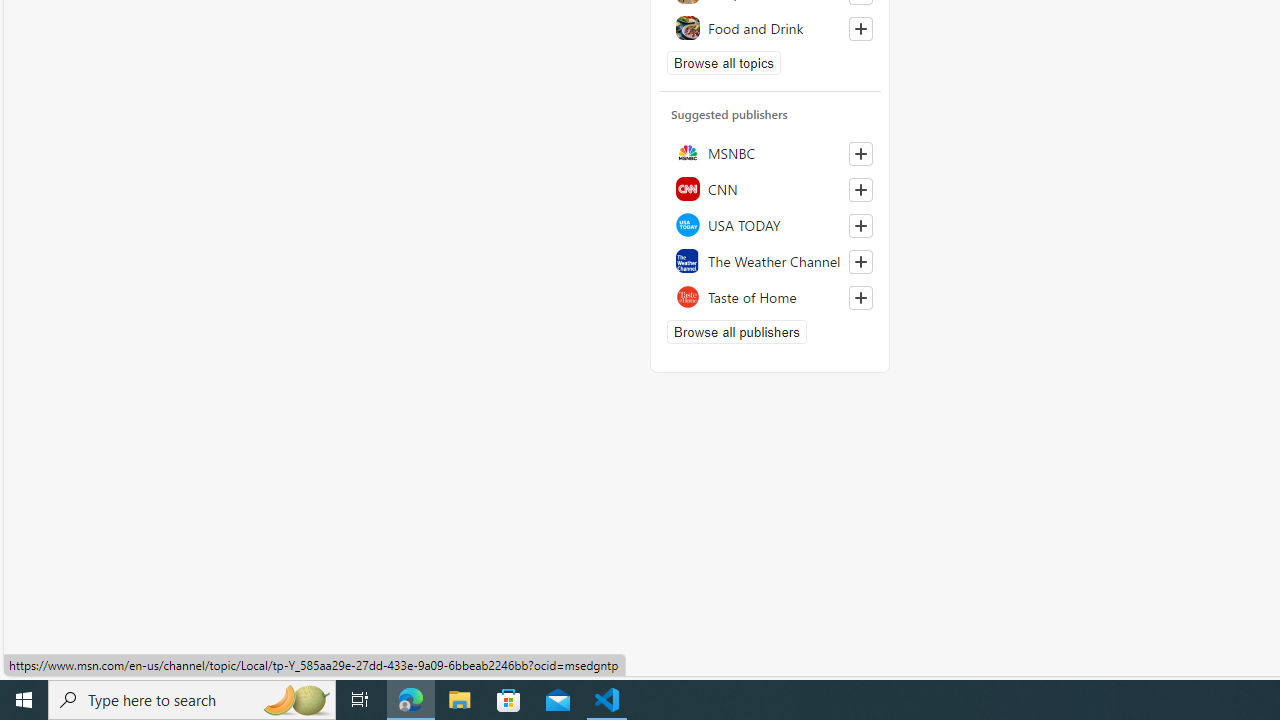  Describe the element at coordinates (769, 260) in the screenshot. I see `'The Weather Channel'` at that location.